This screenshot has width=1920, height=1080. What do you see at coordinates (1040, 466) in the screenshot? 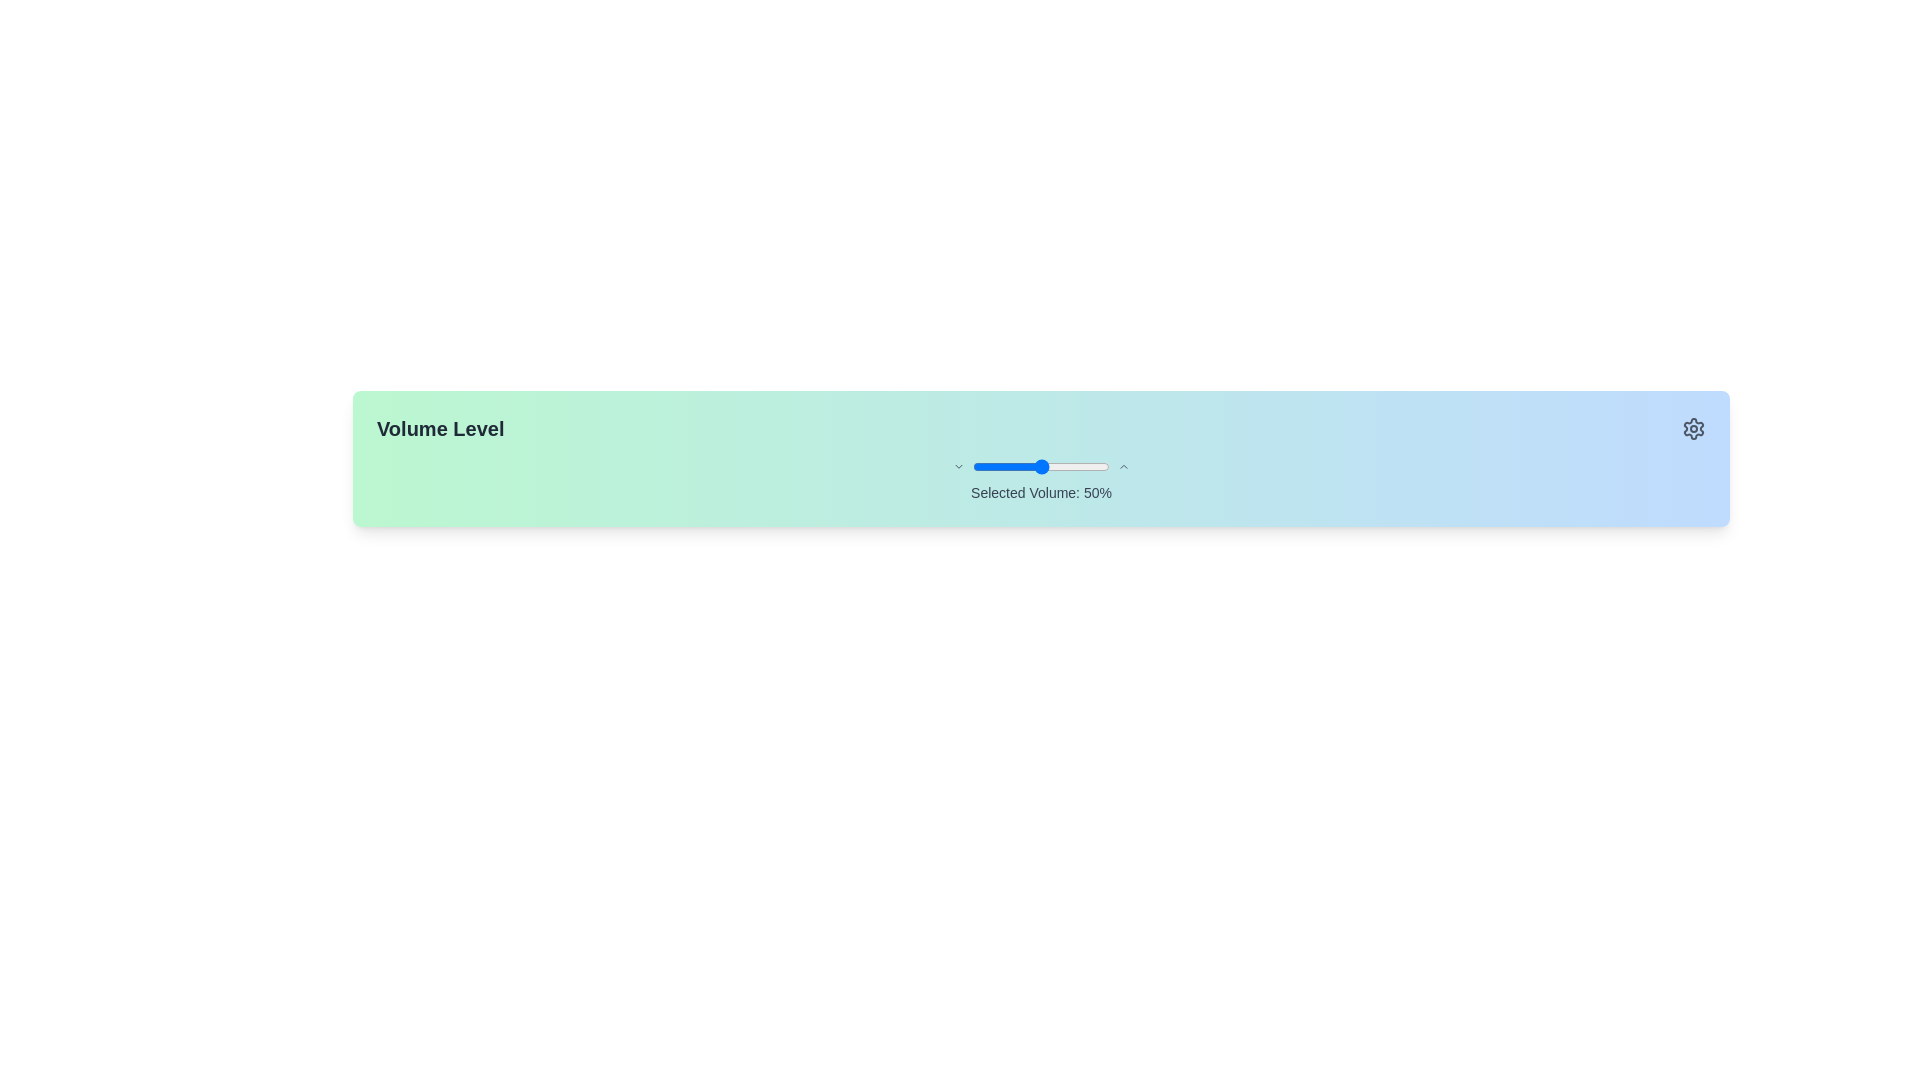
I see `the slider element that allows adjustment of a value between 0 and 100 for focus` at bounding box center [1040, 466].